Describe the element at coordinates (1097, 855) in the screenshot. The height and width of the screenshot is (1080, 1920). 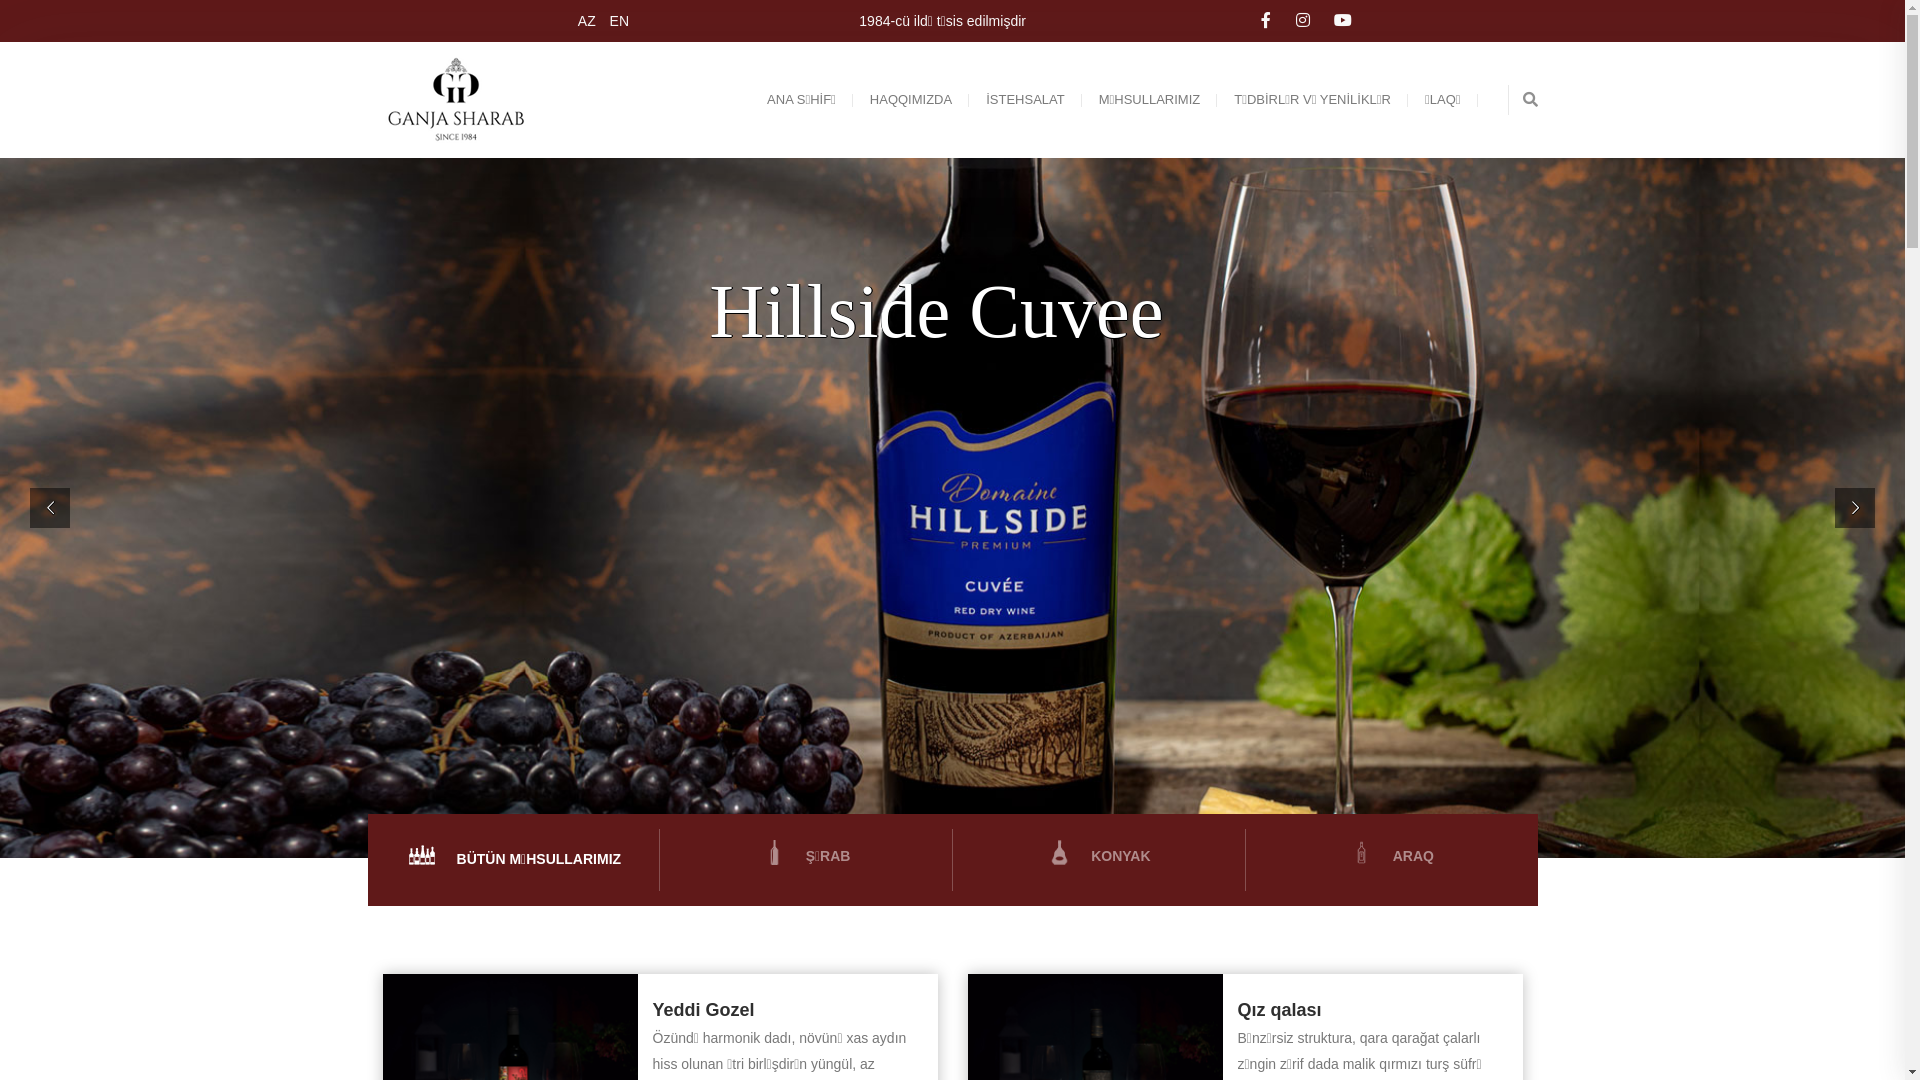
I see `'KONYAK'` at that location.